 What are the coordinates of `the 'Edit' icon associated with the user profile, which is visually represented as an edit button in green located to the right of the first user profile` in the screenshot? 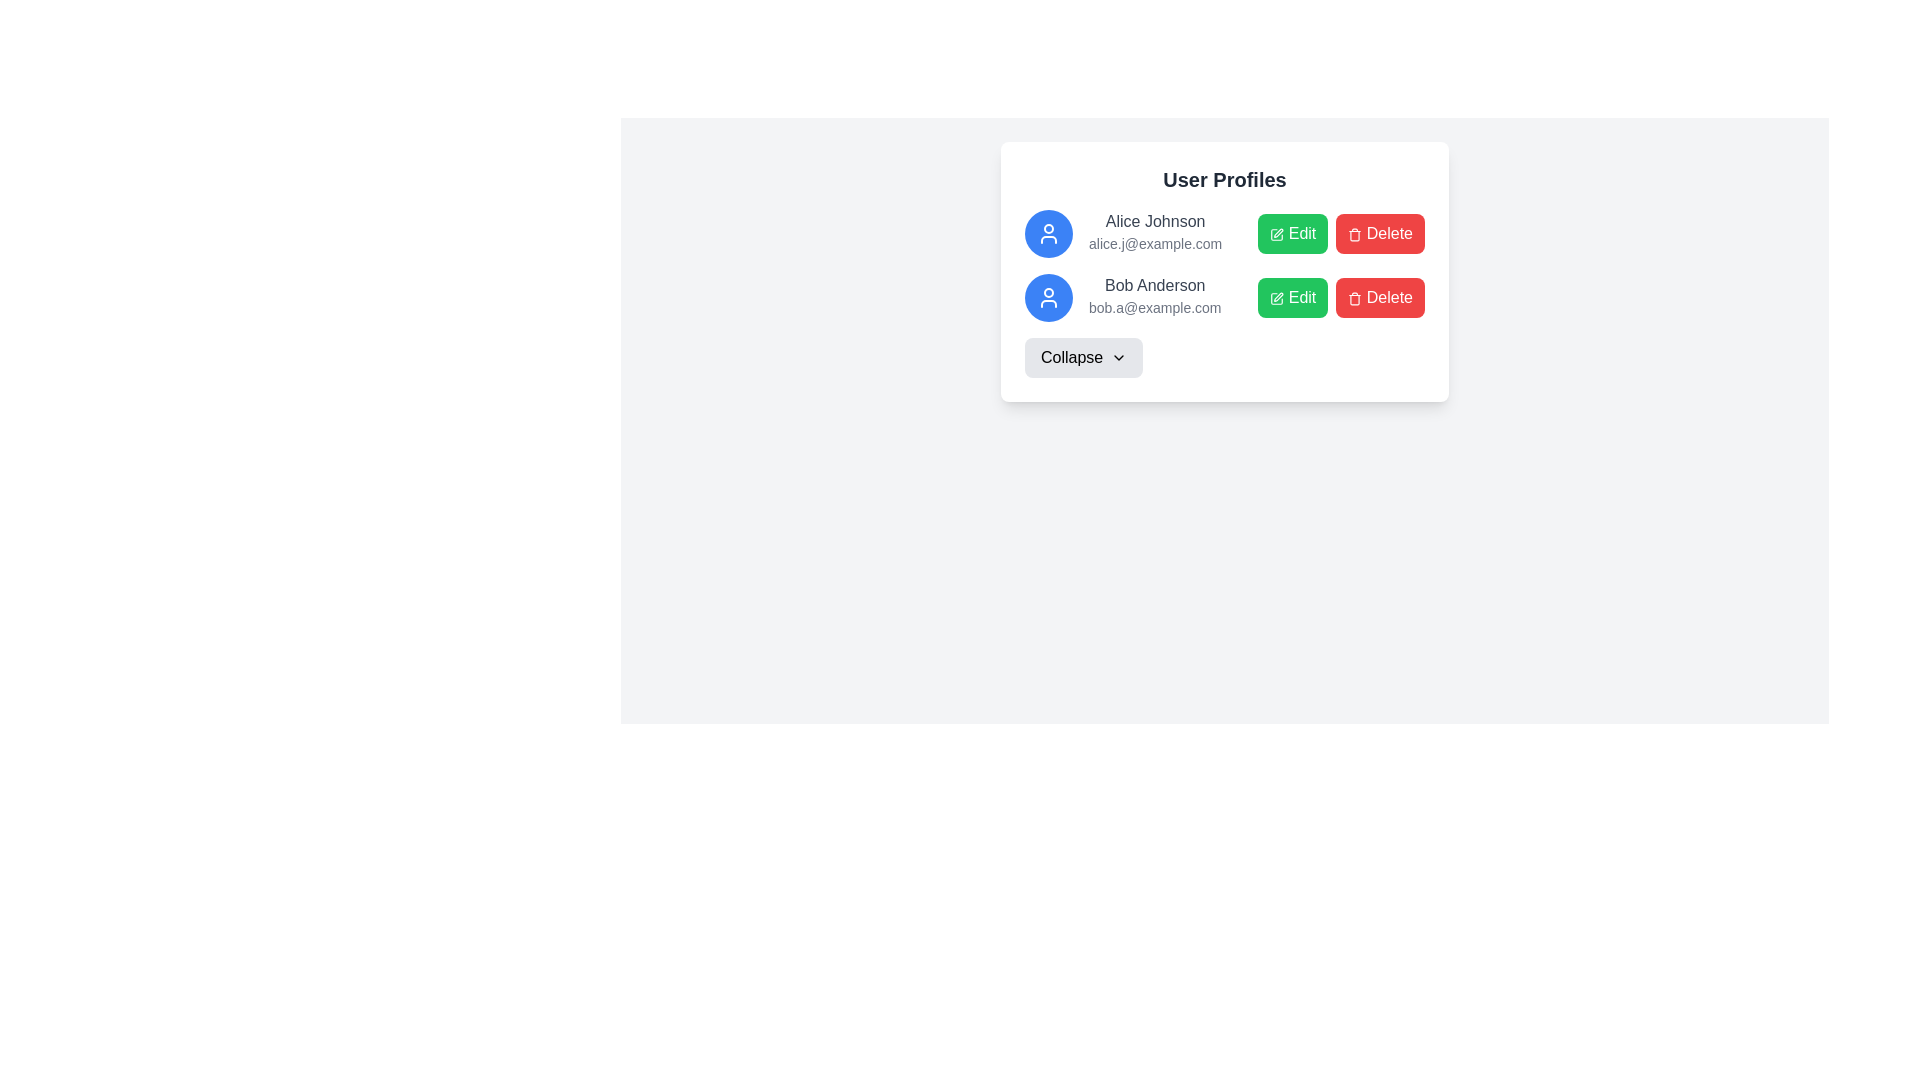 It's located at (1276, 233).